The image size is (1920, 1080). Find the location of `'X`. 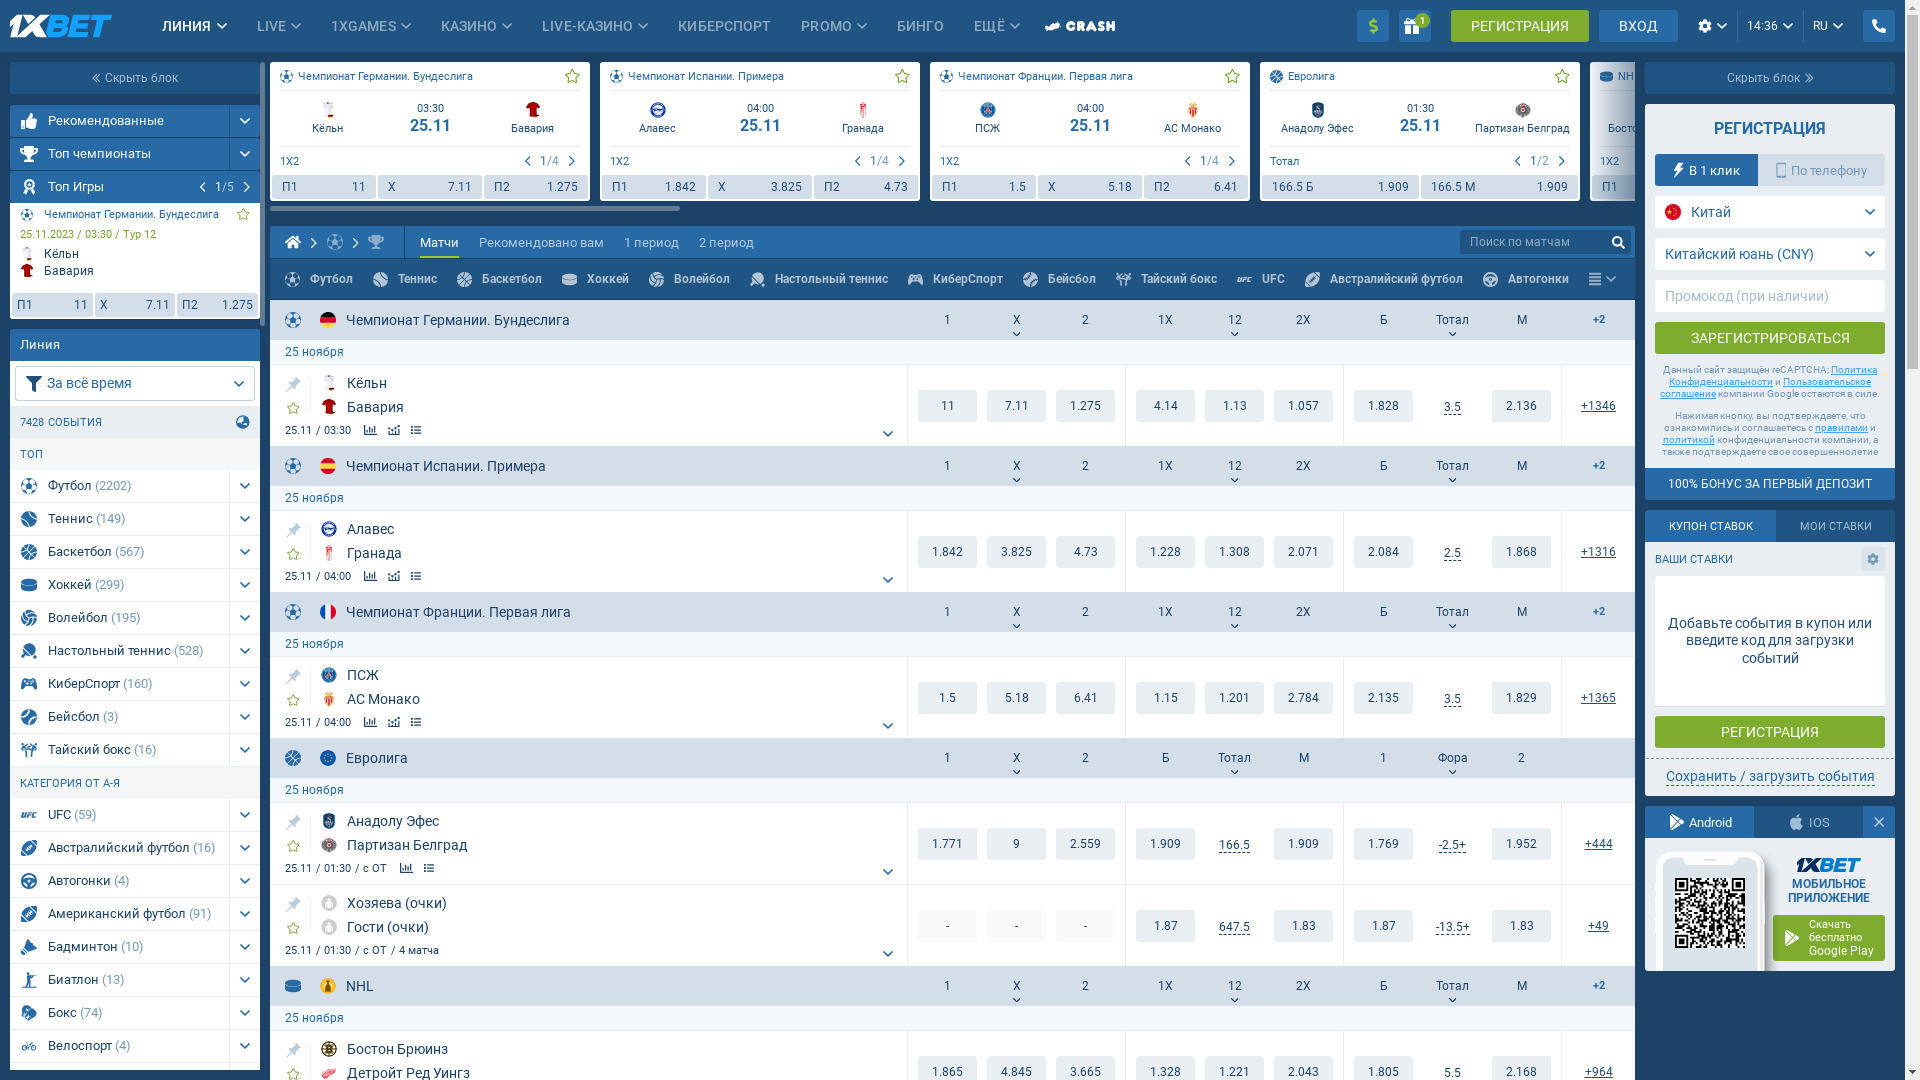

'X is located at coordinates (134, 304).